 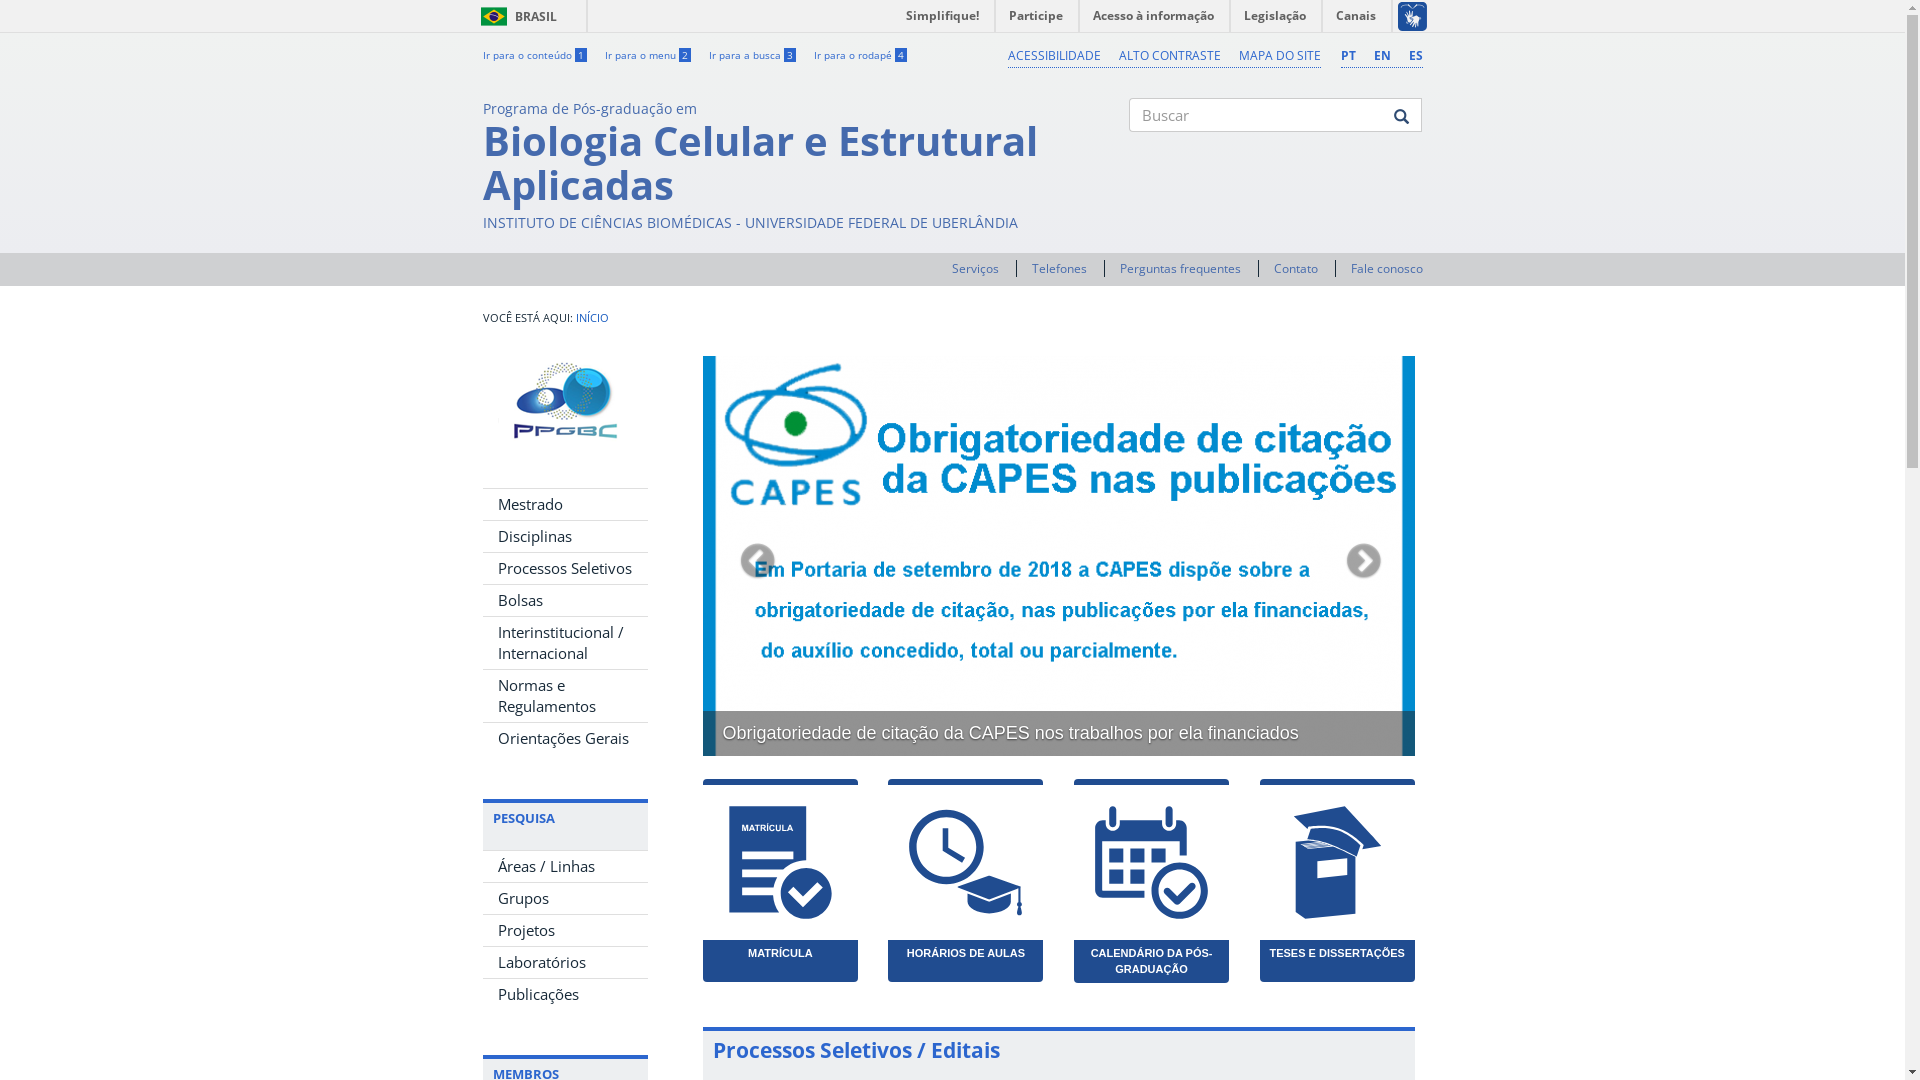 What do you see at coordinates (563, 897) in the screenshot?
I see `'Grupos'` at bounding box center [563, 897].